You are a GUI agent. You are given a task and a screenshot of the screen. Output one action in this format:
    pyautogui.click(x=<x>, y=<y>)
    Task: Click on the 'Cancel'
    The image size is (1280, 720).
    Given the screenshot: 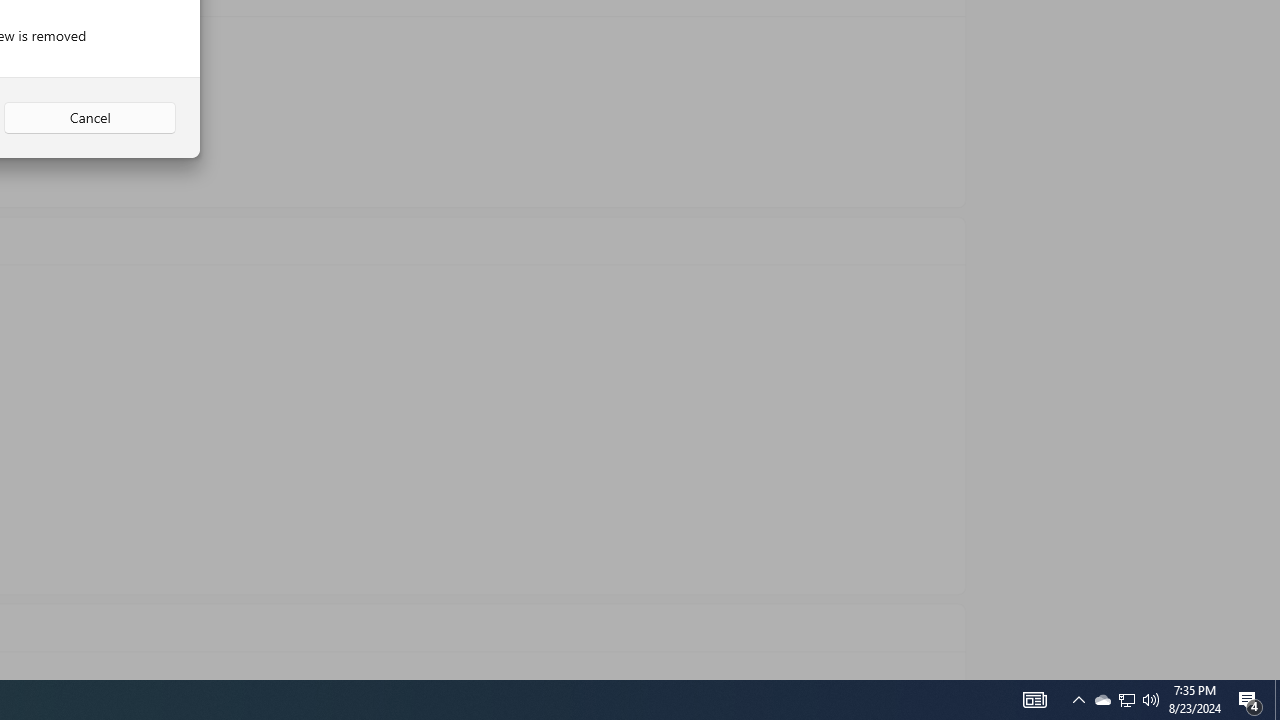 What is the action you would take?
    pyautogui.click(x=89, y=118)
    